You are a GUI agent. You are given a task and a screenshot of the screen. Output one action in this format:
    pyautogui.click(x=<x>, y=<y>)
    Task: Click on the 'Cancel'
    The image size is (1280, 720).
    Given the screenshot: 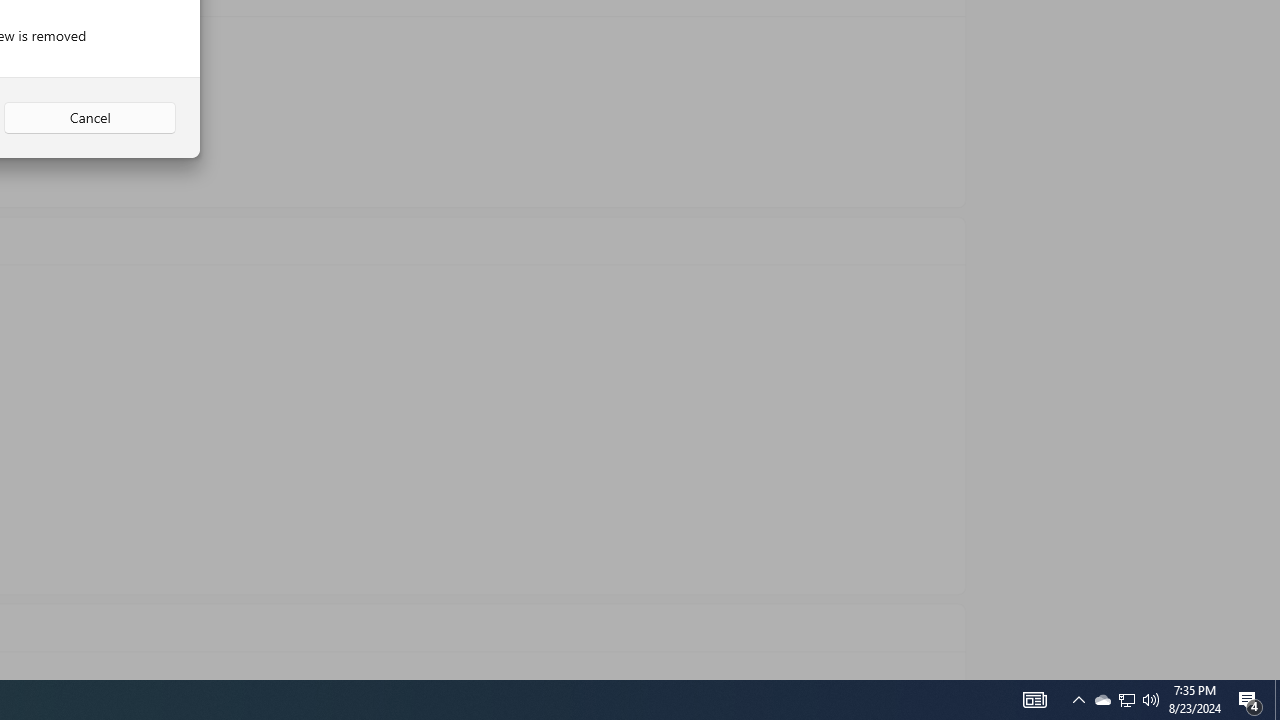 What is the action you would take?
    pyautogui.click(x=89, y=118)
    